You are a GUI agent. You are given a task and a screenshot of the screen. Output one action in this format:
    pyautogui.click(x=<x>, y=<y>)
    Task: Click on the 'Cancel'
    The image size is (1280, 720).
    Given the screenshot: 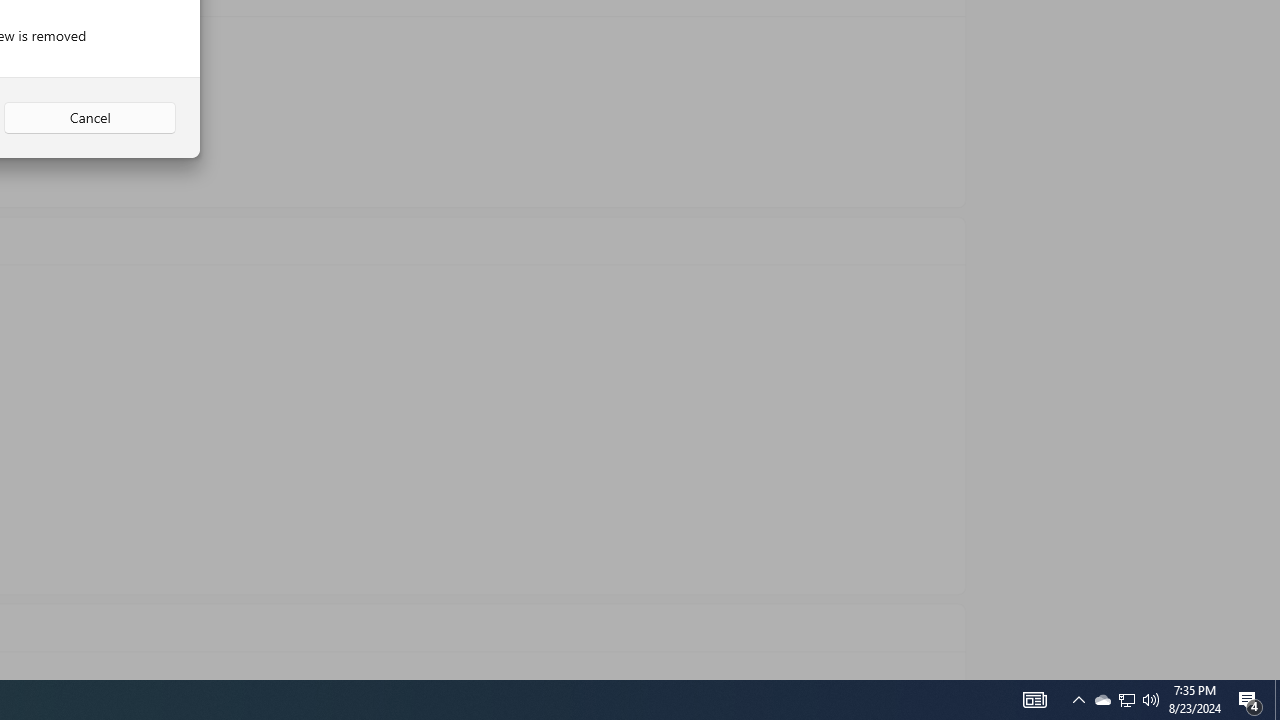 What is the action you would take?
    pyautogui.click(x=89, y=118)
    